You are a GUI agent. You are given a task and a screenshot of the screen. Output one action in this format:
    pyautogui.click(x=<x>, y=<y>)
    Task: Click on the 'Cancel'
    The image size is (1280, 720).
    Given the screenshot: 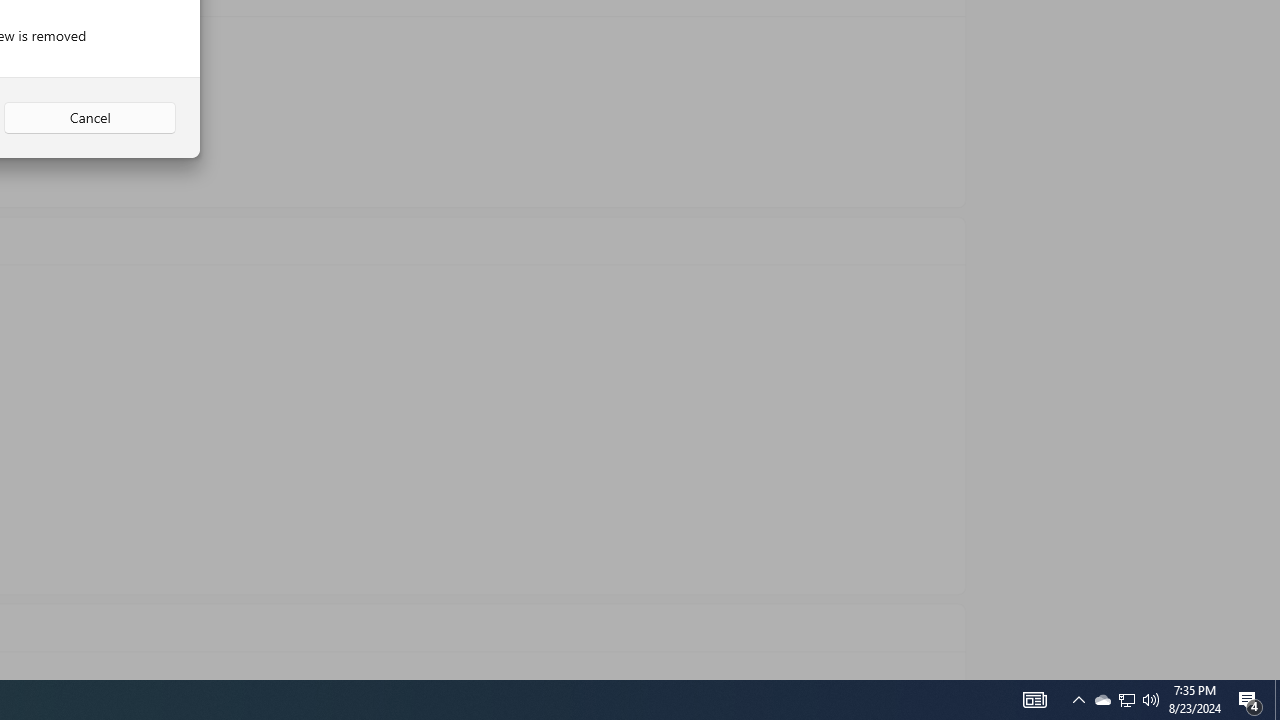 What is the action you would take?
    pyautogui.click(x=89, y=118)
    